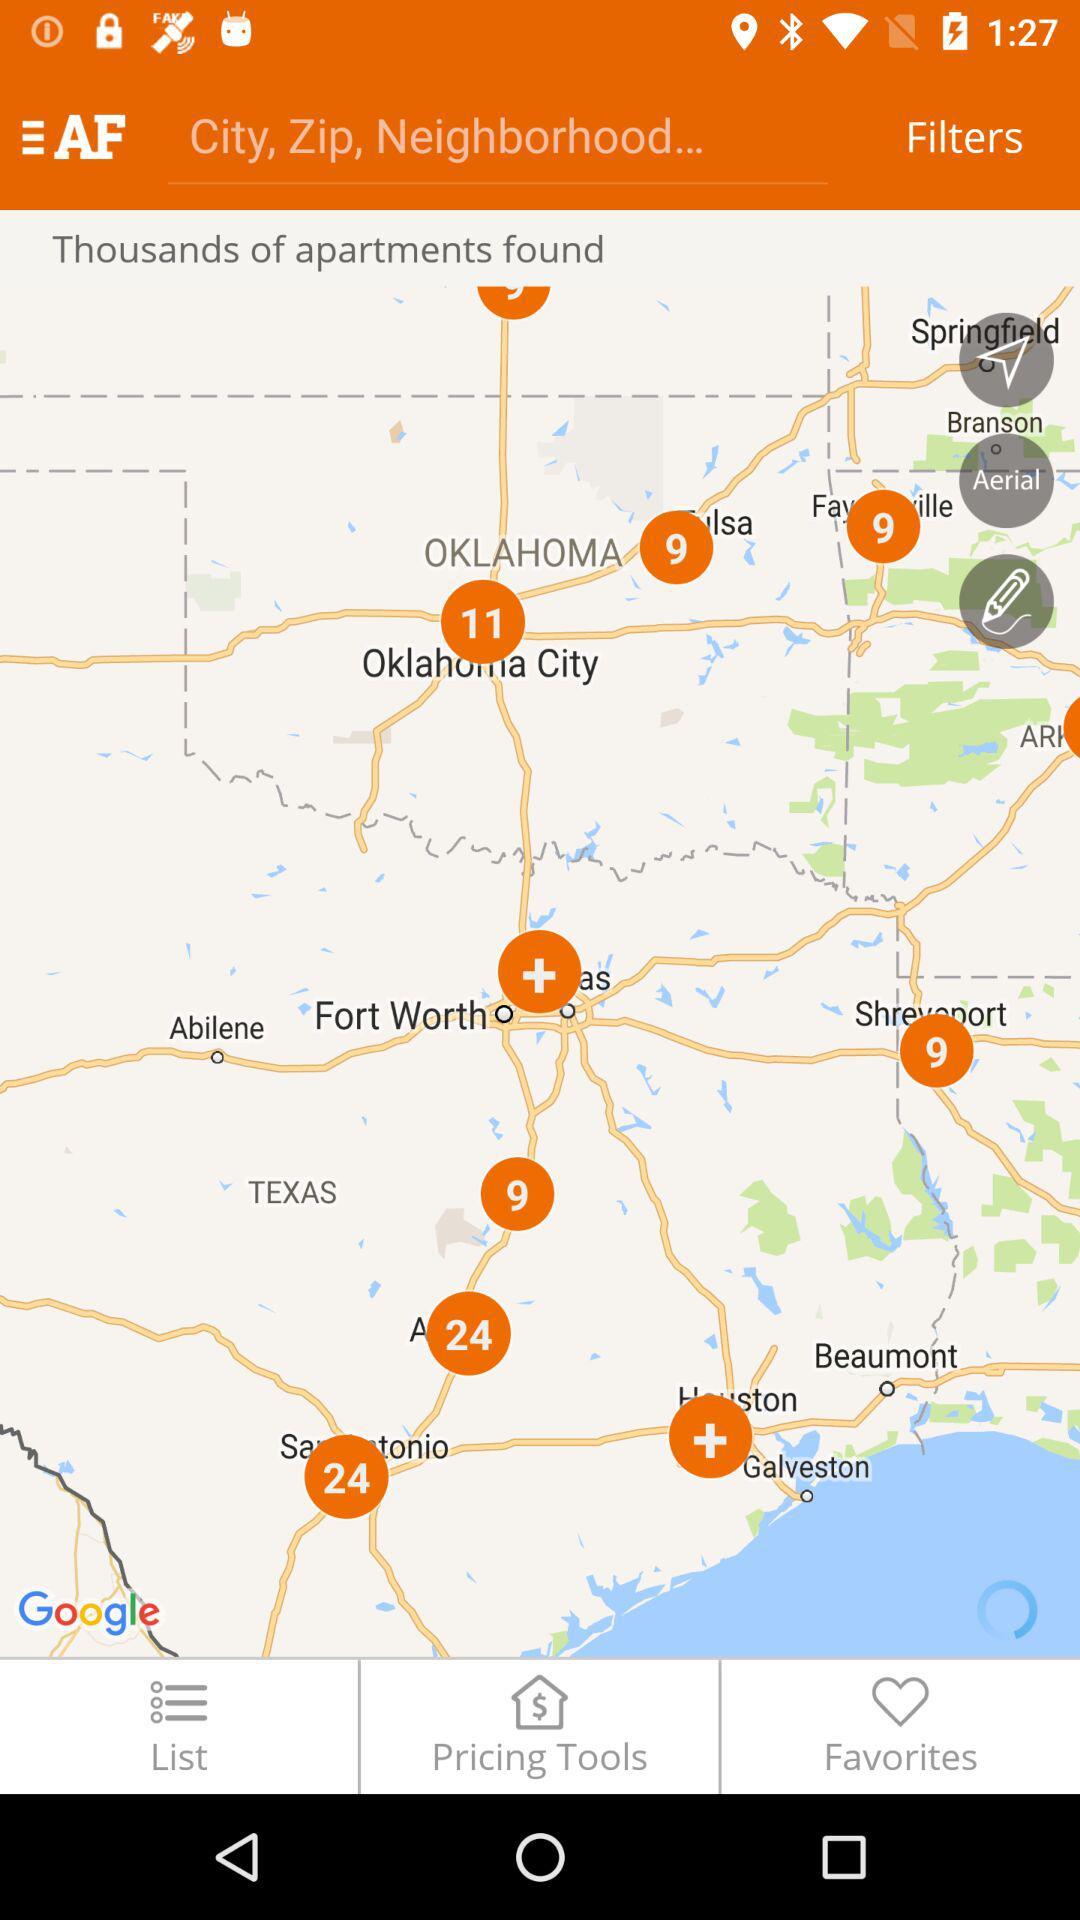  Describe the element at coordinates (1006, 480) in the screenshot. I see `change app view` at that location.